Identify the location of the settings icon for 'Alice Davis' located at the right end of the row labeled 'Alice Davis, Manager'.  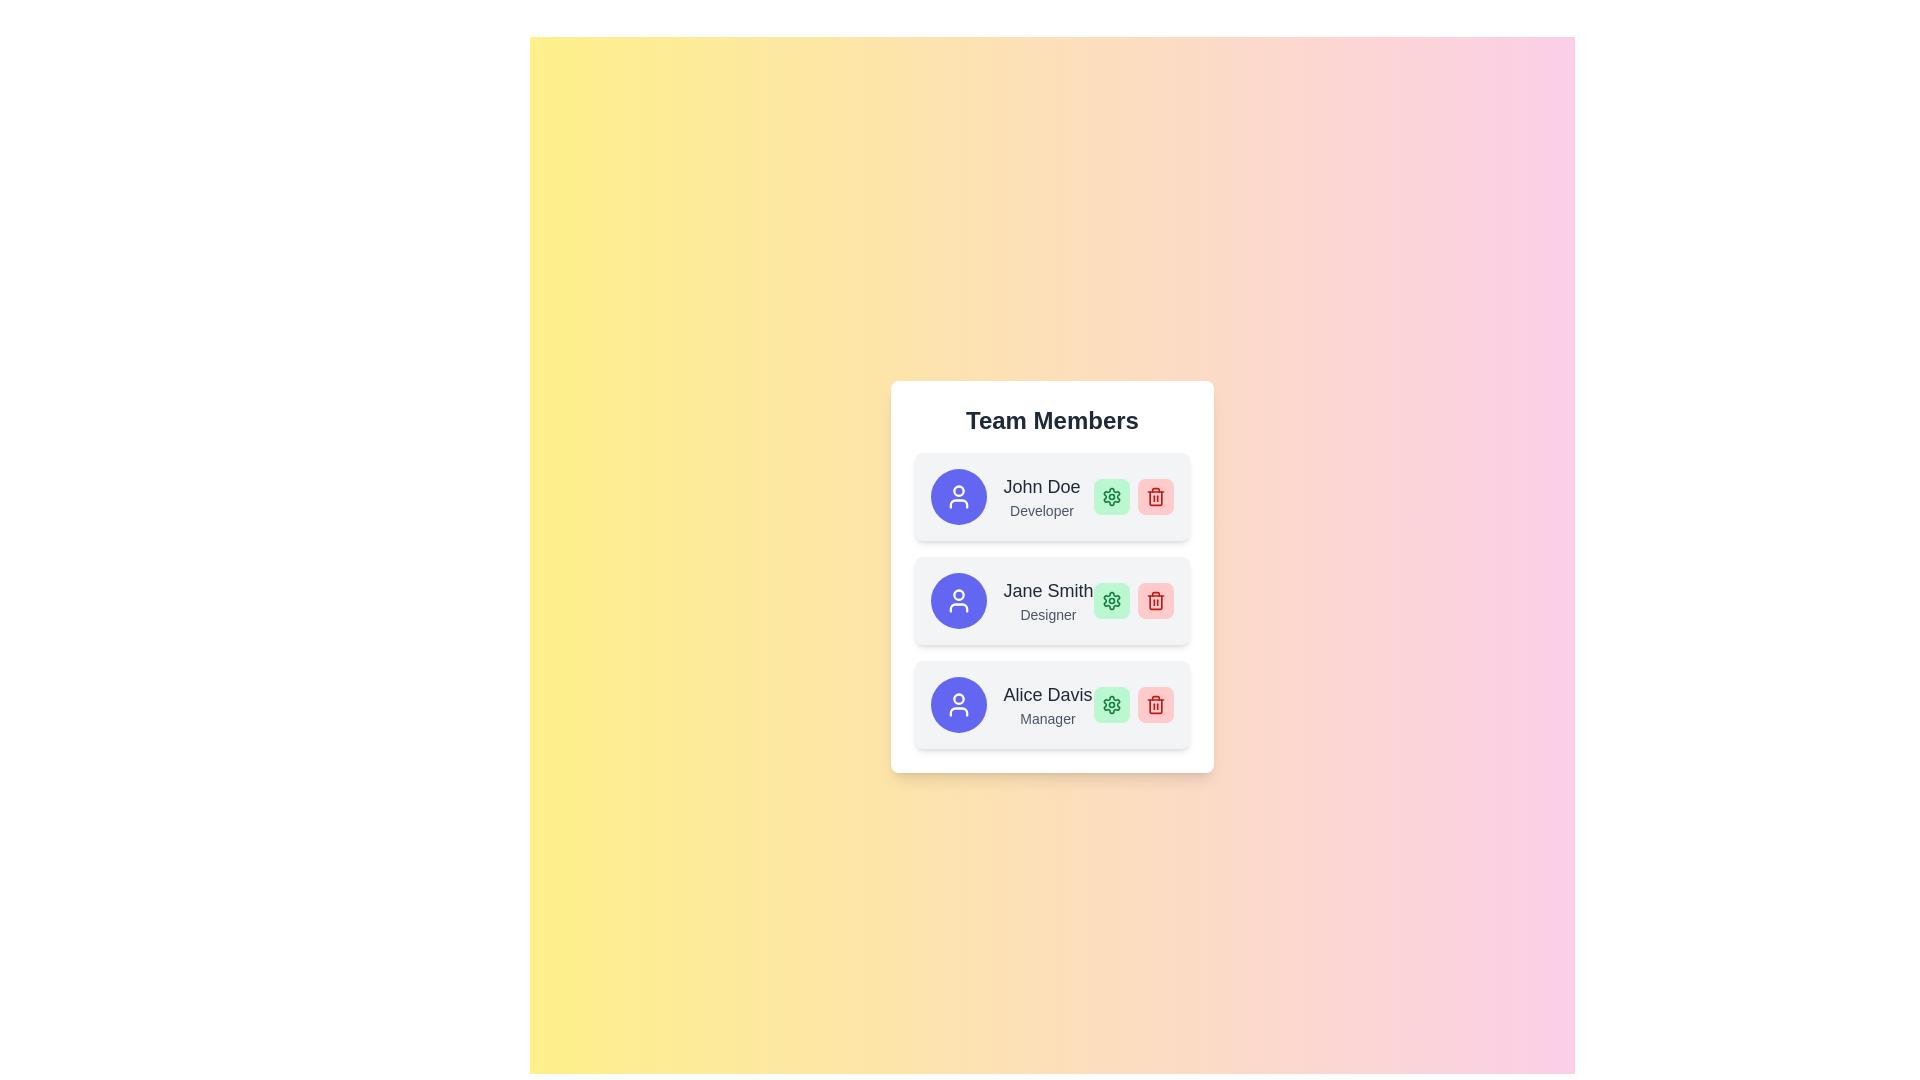
(1110, 704).